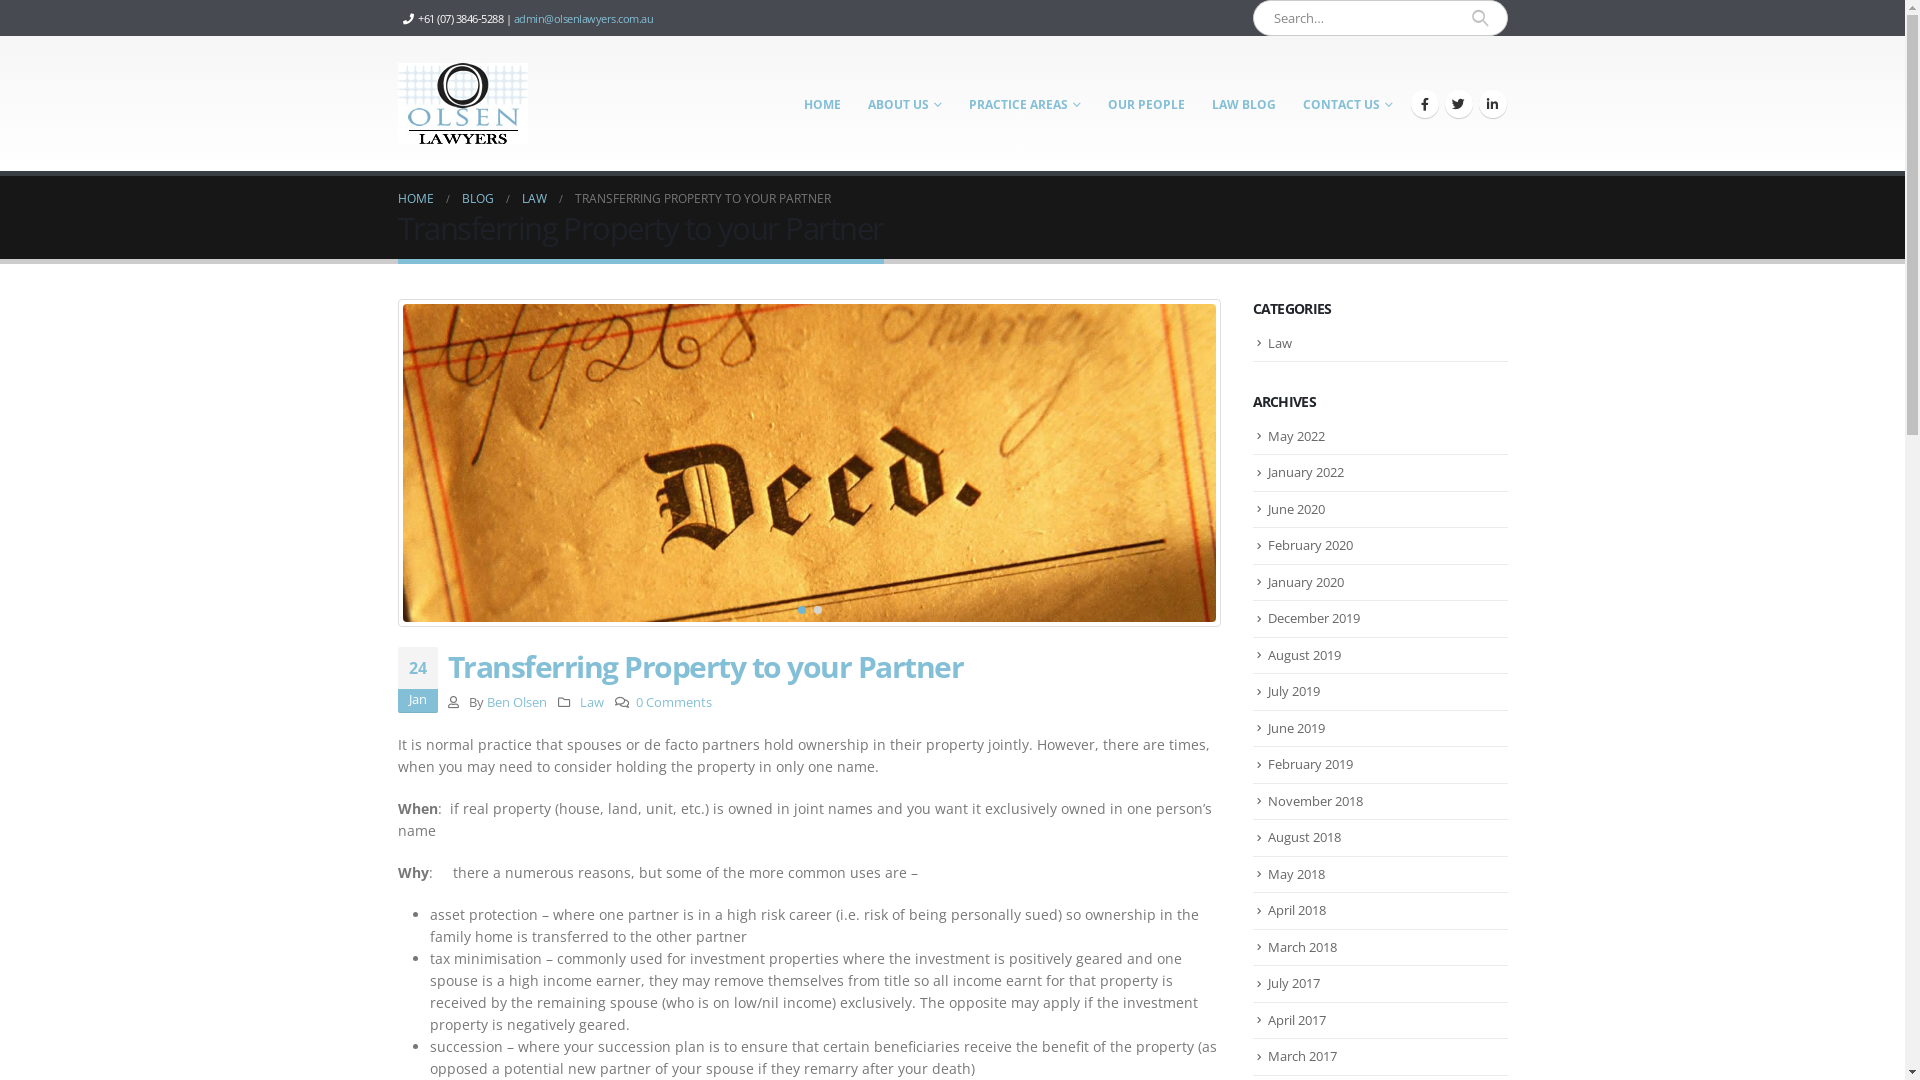  Describe the element at coordinates (415, 199) in the screenshot. I see `'HOME'` at that location.